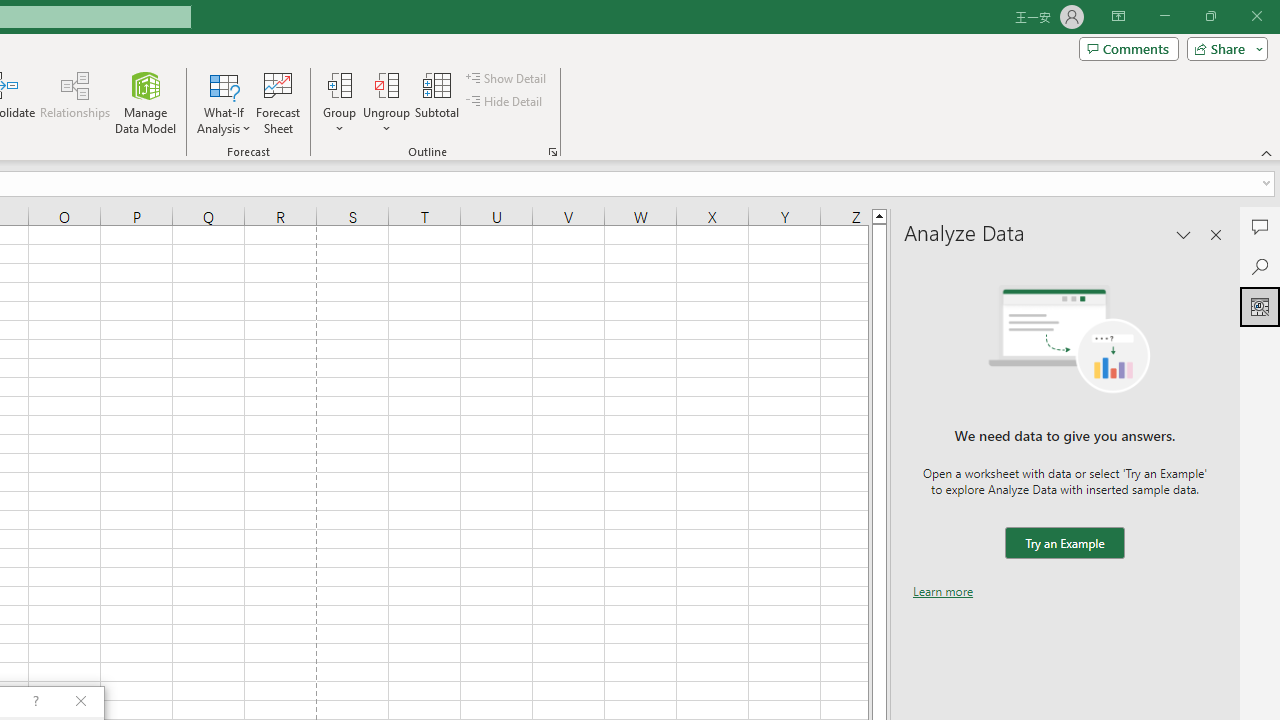 The height and width of the screenshot is (720, 1280). Describe the element at coordinates (339, 84) in the screenshot. I see `'Group...'` at that location.